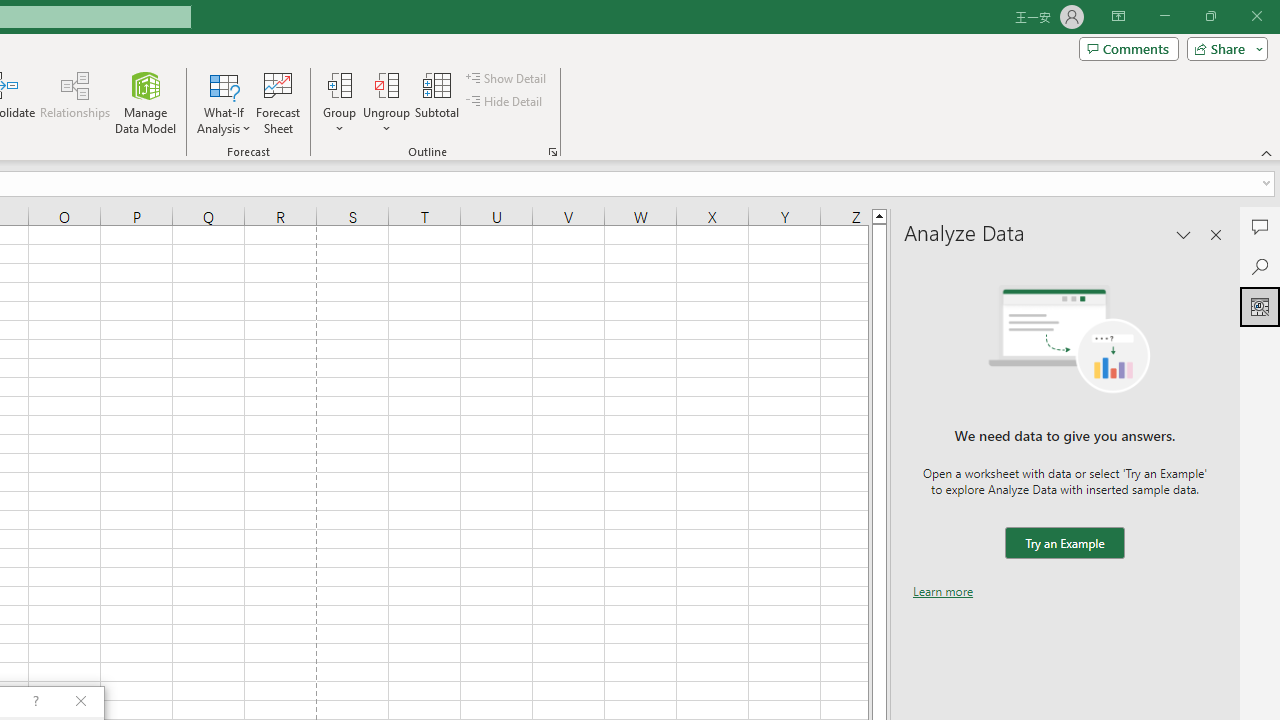 The height and width of the screenshot is (720, 1280). Describe the element at coordinates (339, 84) in the screenshot. I see `'Group...'` at that location.